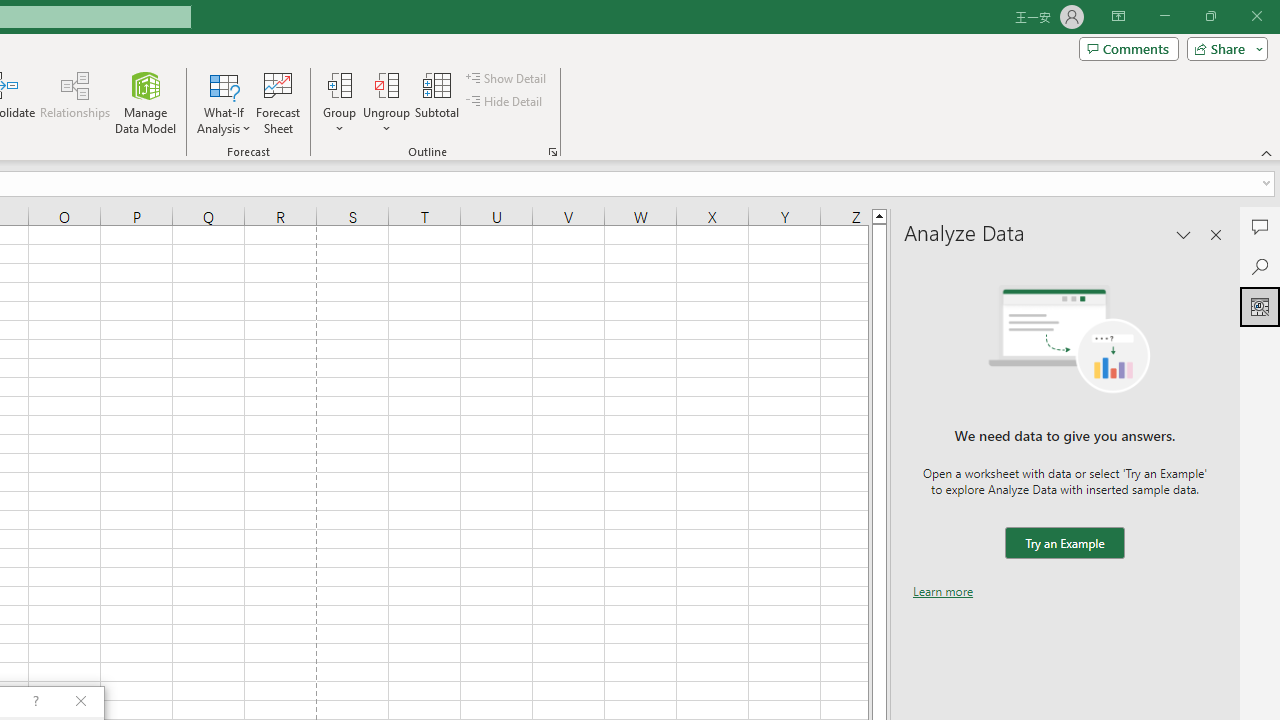 The height and width of the screenshot is (720, 1280). Describe the element at coordinates (339, 84) in the screenshot. I see `'Group...'` at that location.